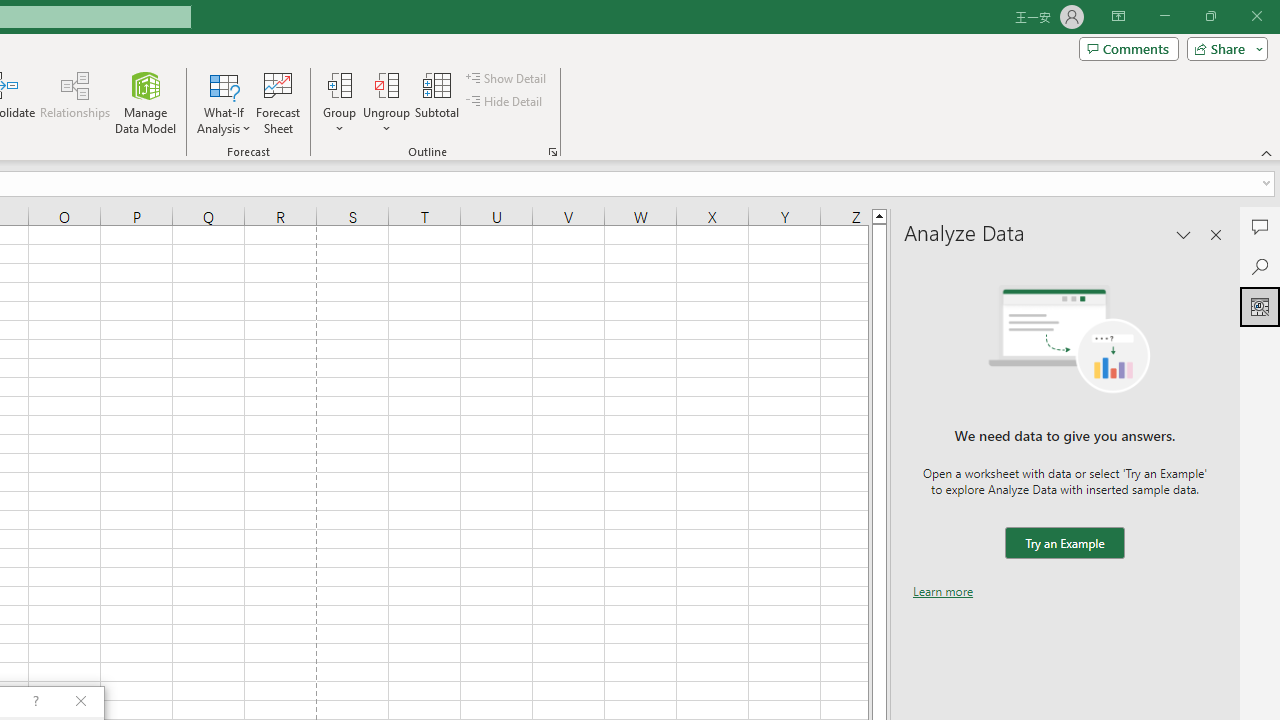 The height and width of the screenshot is (720, 1280). Describe the element at coordinates (339, 84) in the screenshot. I see `'Group...'` at that location.